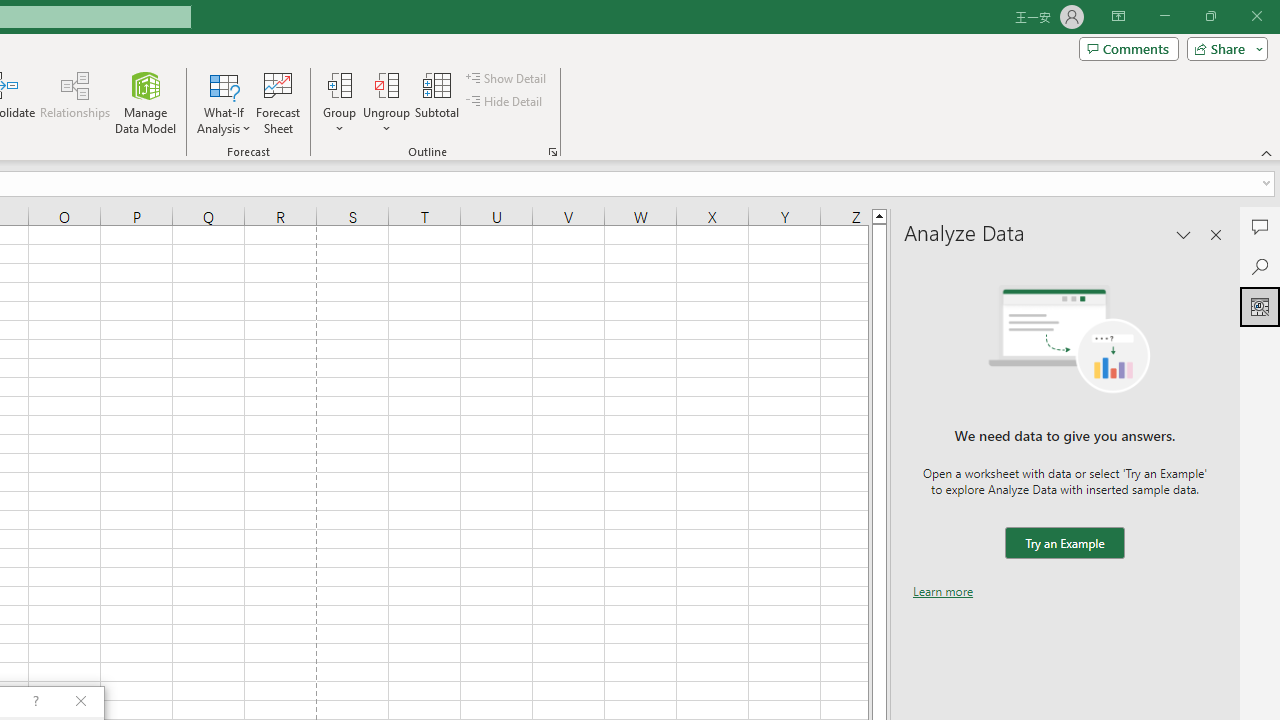 The height and width of the screenshot is (720, 1280). Describe the element at coordinates (339, 84) in the screenshot. I see `'Group...'` at that location.